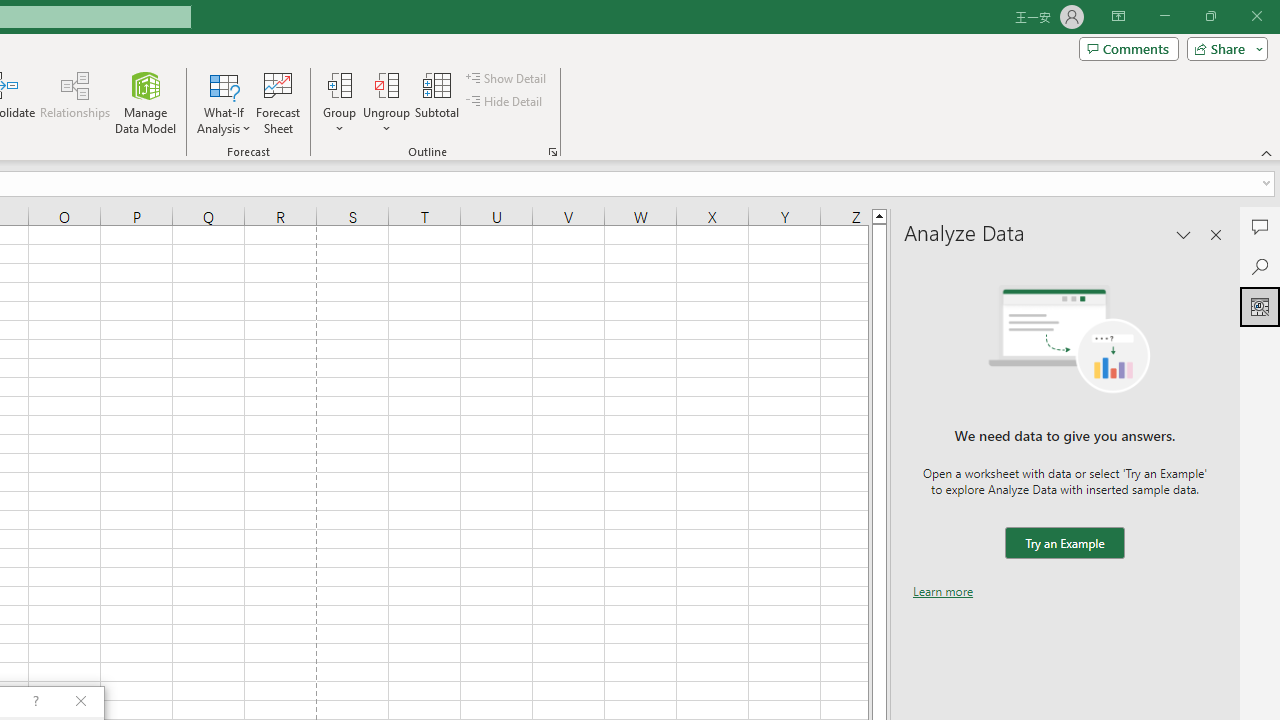 The height and width of the screenshot is (720, 1280). Describe the element at coordinates (339, 84) in the screenshot. I see `'Group...'` at that location.